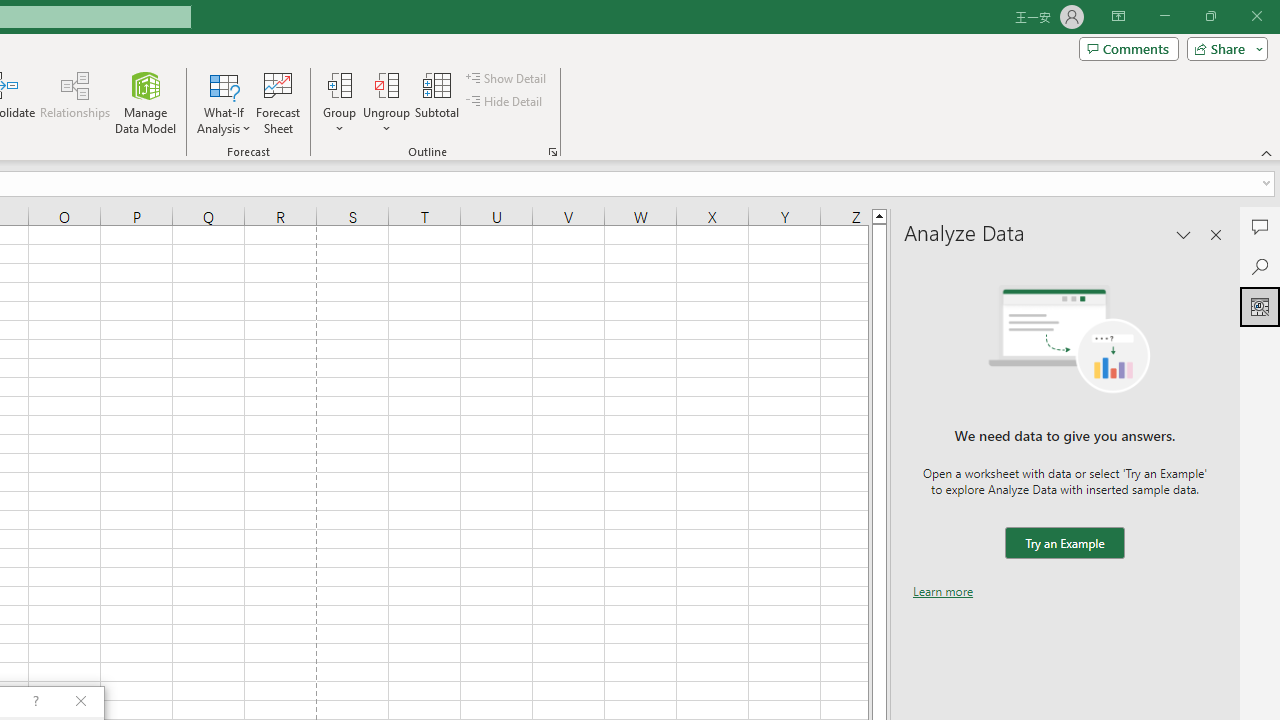 The height and width of the screenshot is (720, 1280). Describe the element at coordinates (339, 84) in the screenshot. I see `'Group...'` at that location.